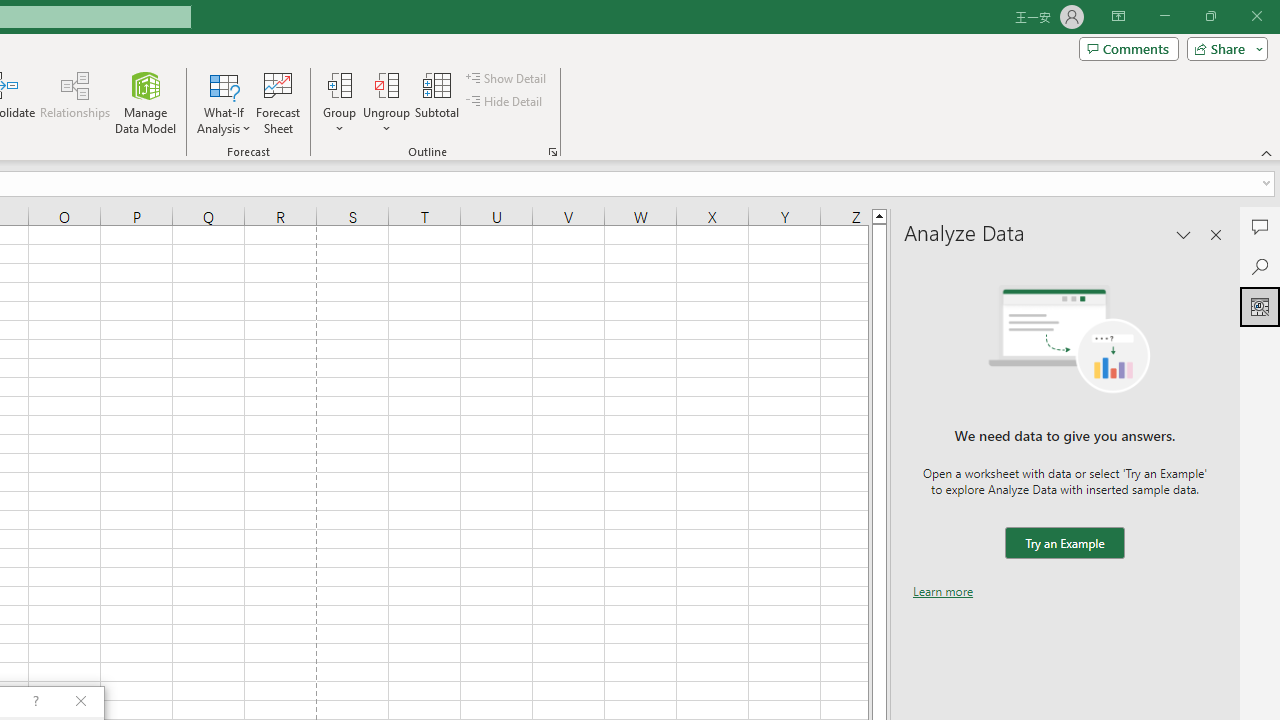 The height and width of the screenshot is (720, 1280). Describe the element at coordinates (339, 84) in the screenshot. I see `'Group...'` at that location.